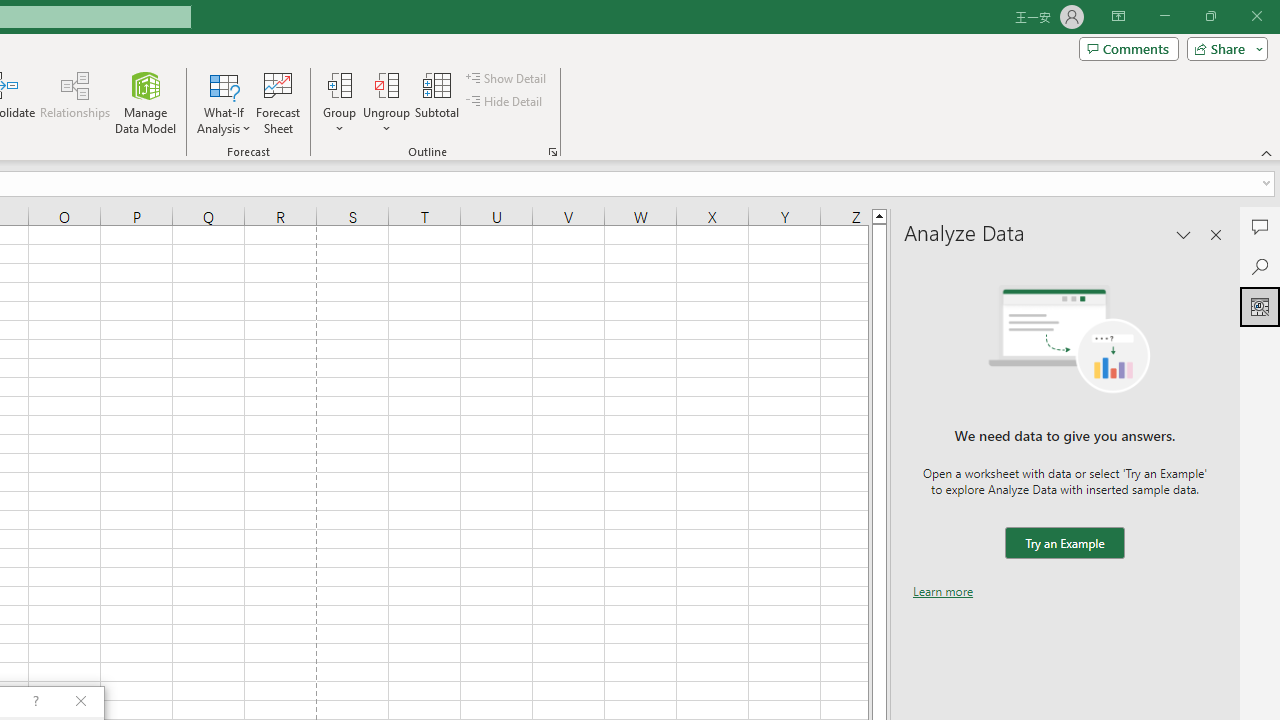 The height and width of the screenshot is (720, 1280). Describe the element at coordinates (339, 84) in the screenshot. I see `'Group...'` at that location.